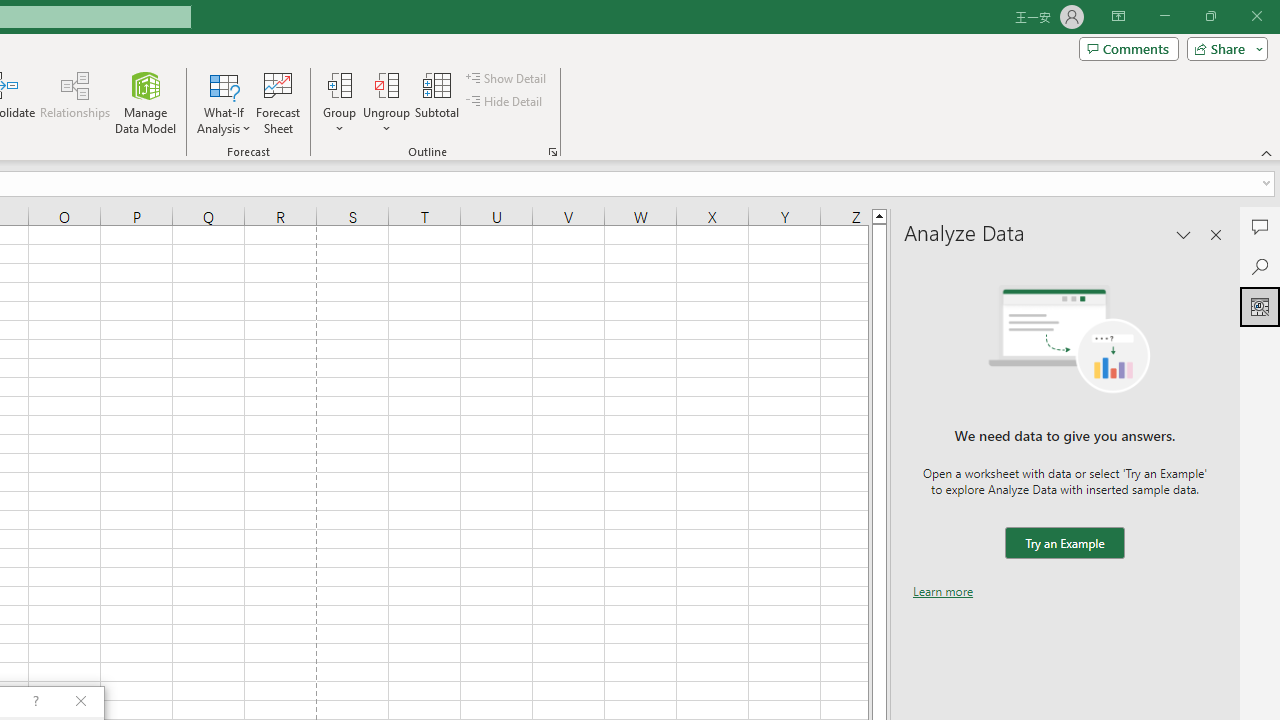 The height and width of the screenshot is (720, 1280). Describe the element at coordinates (339, 84) in the screenshot. I see `'Group...'` at that location.